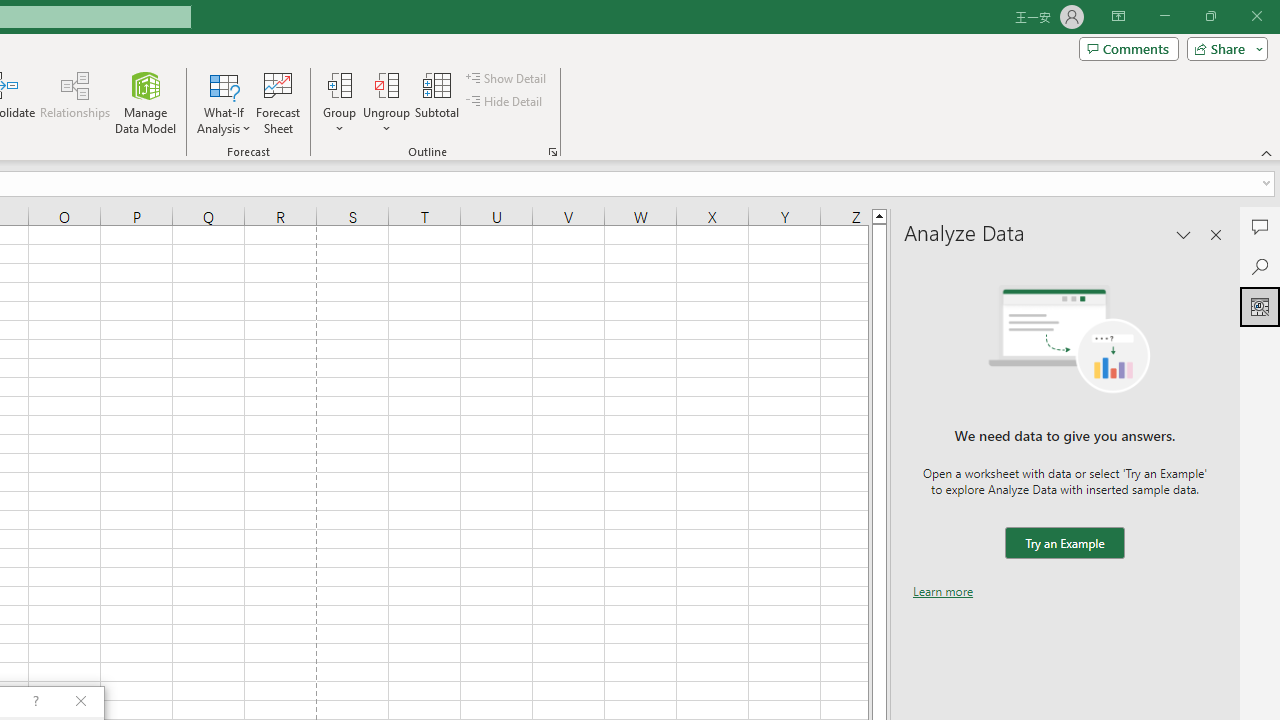 The height and width of the screenshot is (720, 1280). Describe the element at coordinates (339, 84) in the screenshot. I see `'Group...'` at that location.